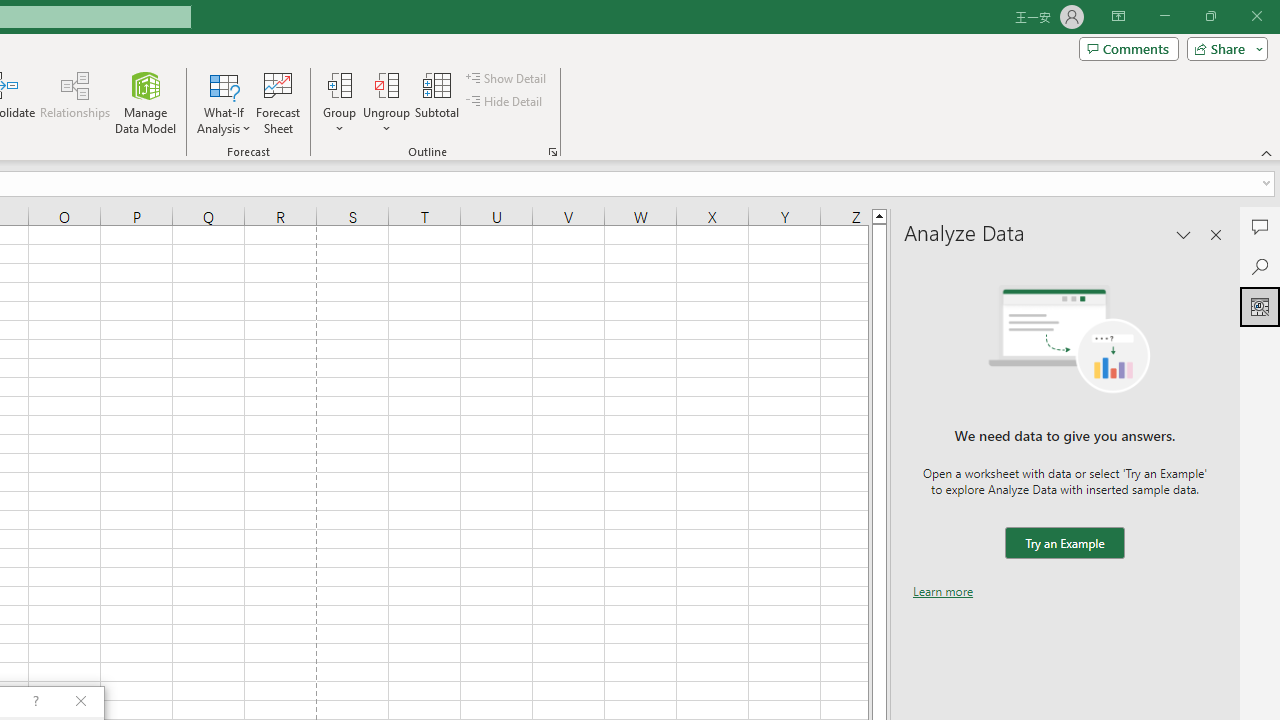 The height and width of the screenshot is (720, 1280). Describe the element at coordinates (339, 84) in the screenshot. I see `'Group...'` at that location.